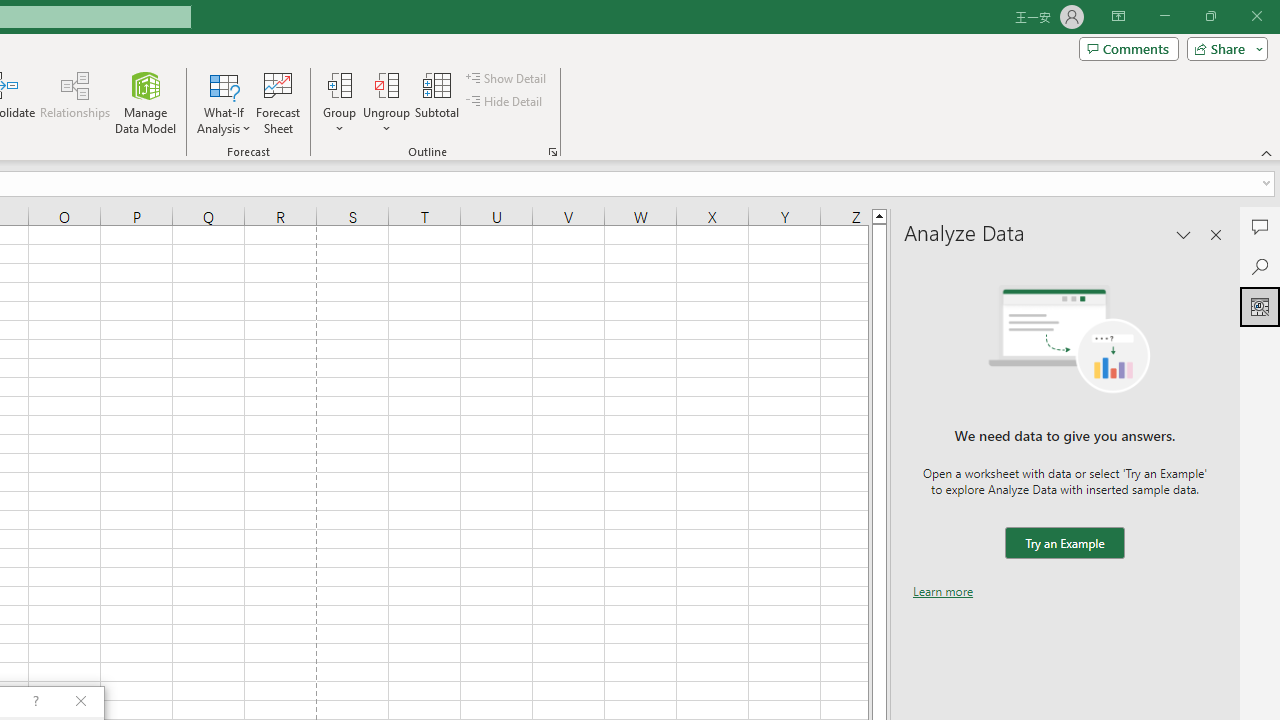 The height and width of the screenshot is (720, 1280). Describe the element at coordinates (339, 84) in the screenshot. I see `'Group...'` at that location.